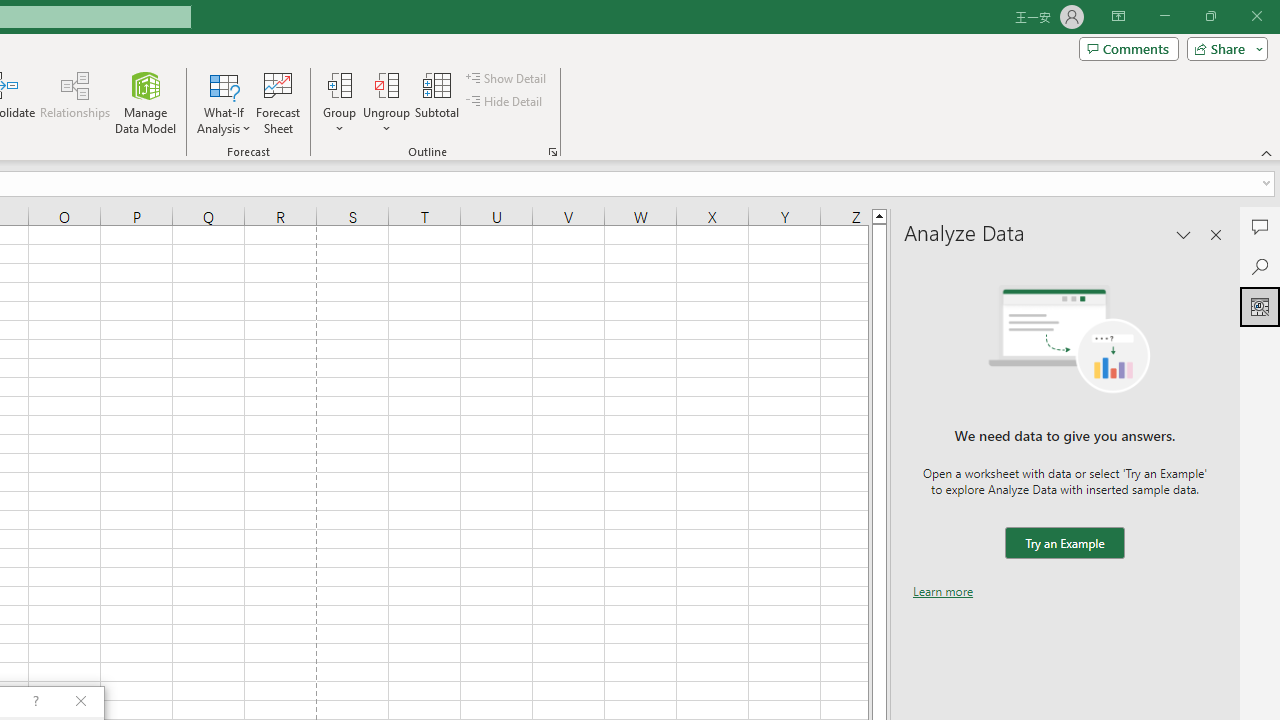 The height and width of the screenshot is (720, 1280). Describe the element at coordinates (339, 84) in the screenshot. I see `'Group...'` at that location.